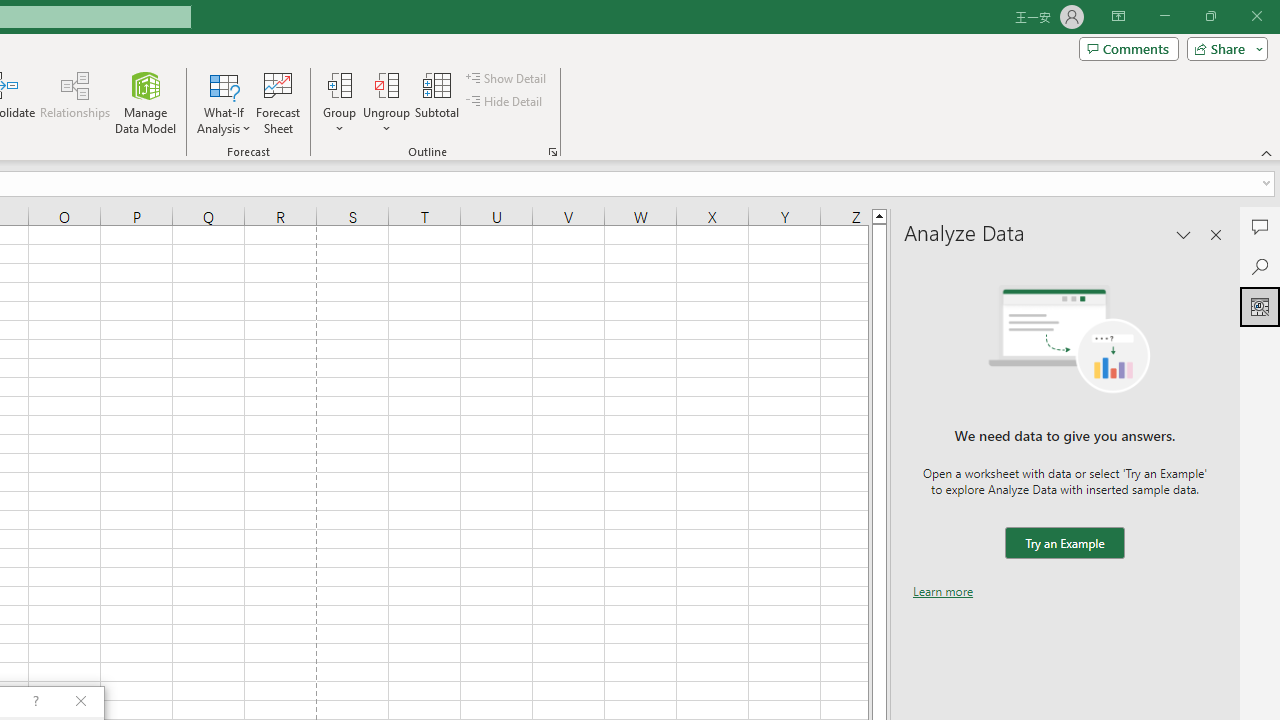 The height and width of the screenshot is (720, 1280). Describe the element at coordinates (339, 84) in the screenshot. I see `'Group...'` at that location.